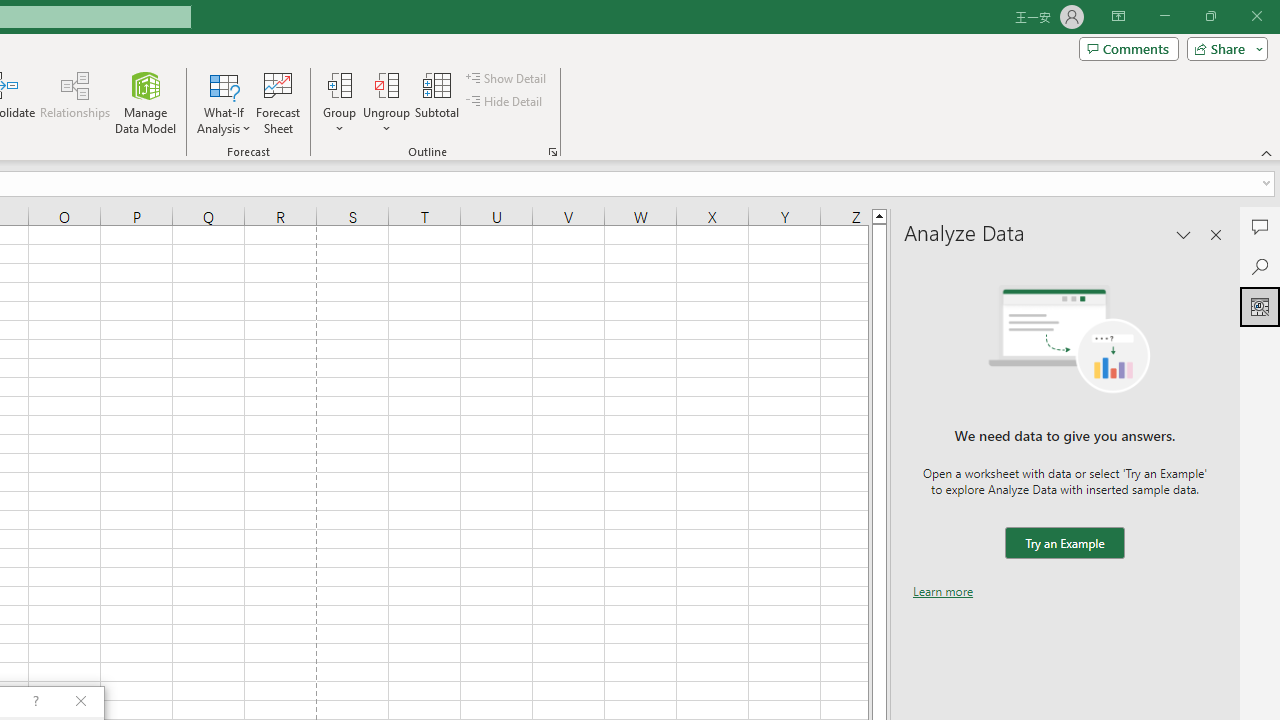 The height and width of the screenshot is (720, 1280). Describe the element at coordinates (339, 84) in the screenshot. I see `'Group...'` at that location.